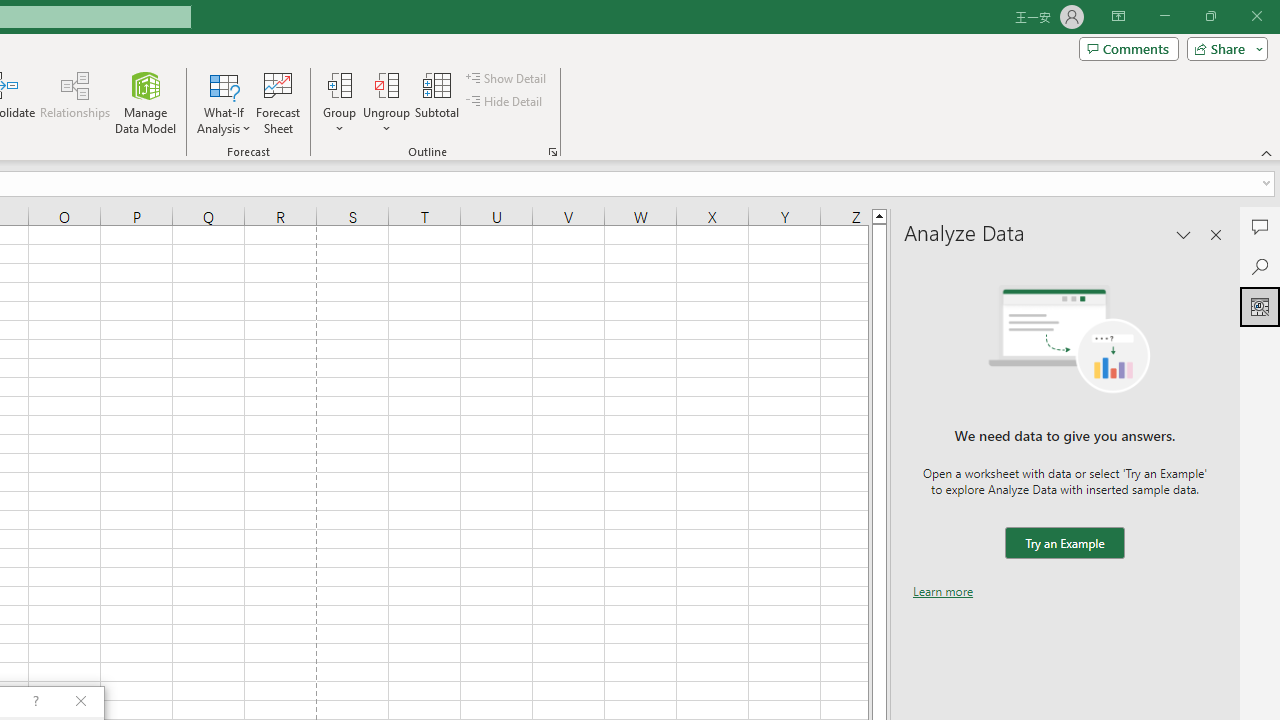 The height and width of the screenshot is (720, 1280). Describe the element at coordinates (339, 84) in the screenshot. I see `'Group...'` at that location.